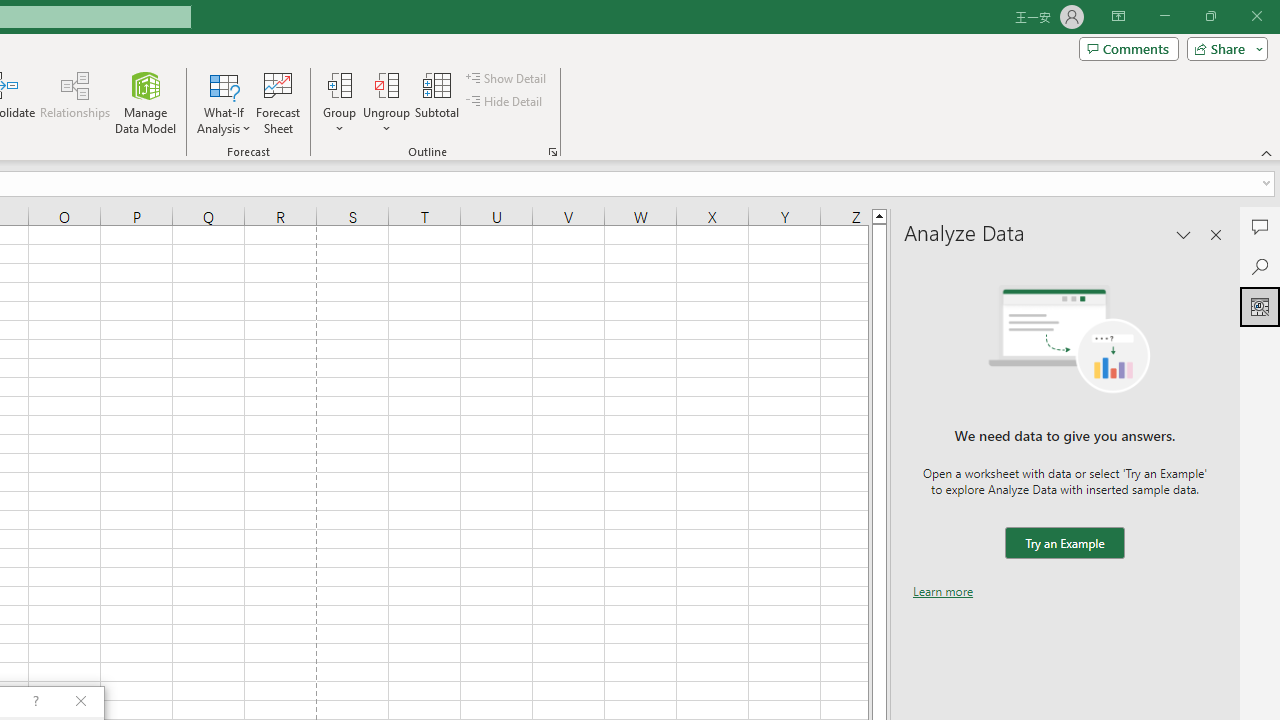 The height and width of the screenshot is (720, 1280). Describe the element at coordinates (339, 84) in the screenshot. I see `'Group...'` at that location.